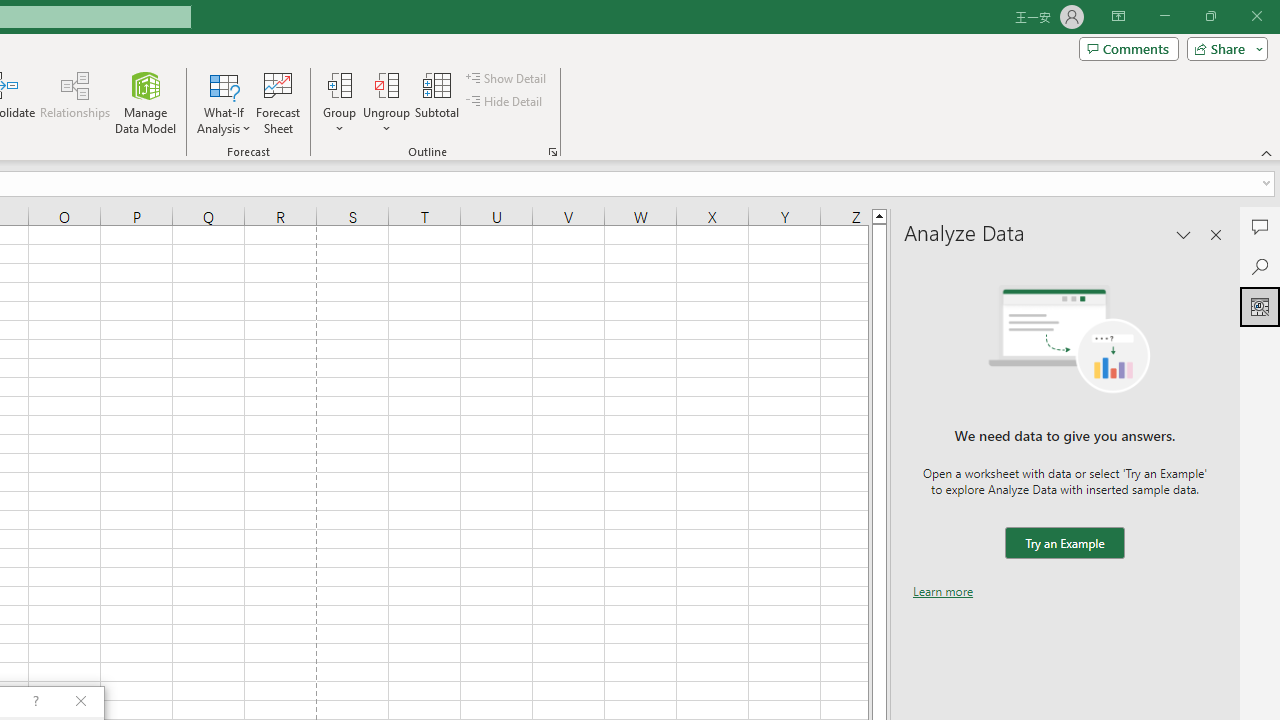 The height and width of the screenshot is (720, 1280). Describe the element at coordinates (339, 84) in the screenshot. I see `'Group...'` at that location.